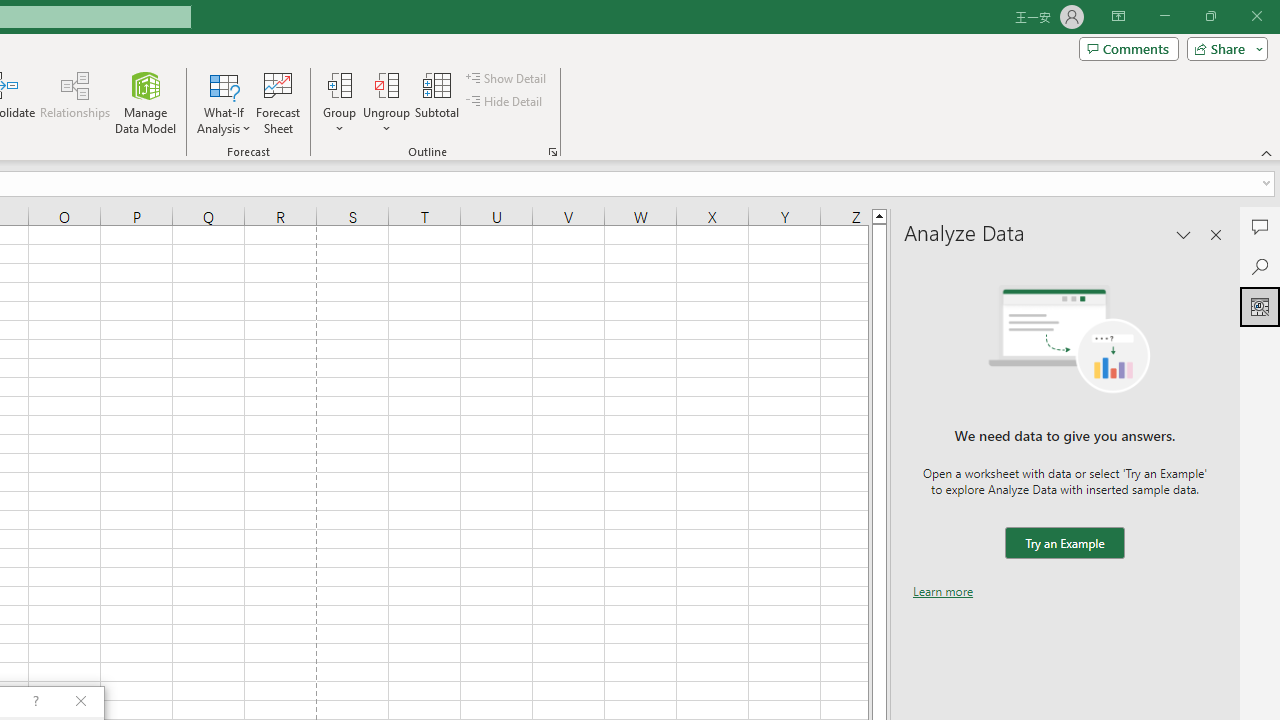 The height and width of the screenshot is (720, 1280). Describe the element at coordinates (339, 84) in the screenshot. I see `'Group...'` at that location.